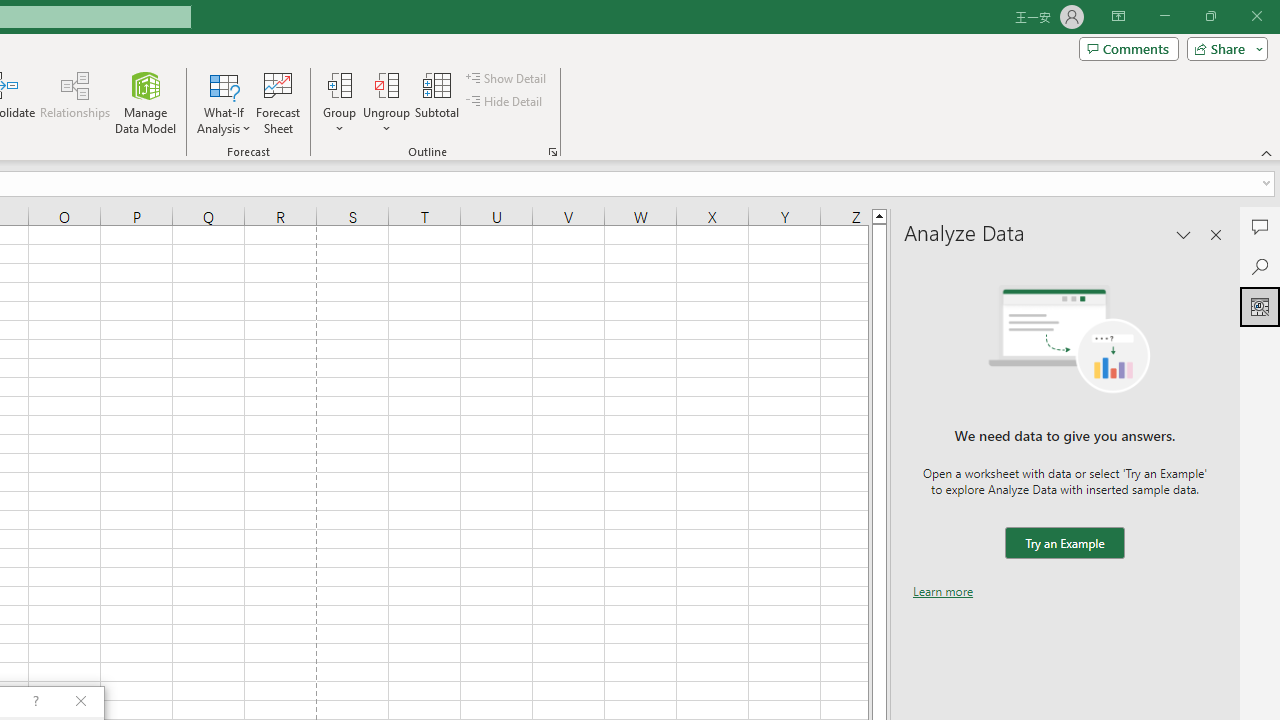 The height and width of the screenshot is (720, 1280). Describe the element at coordinates (339, 84) in the screenshot. I see `'Group...'` at that location.